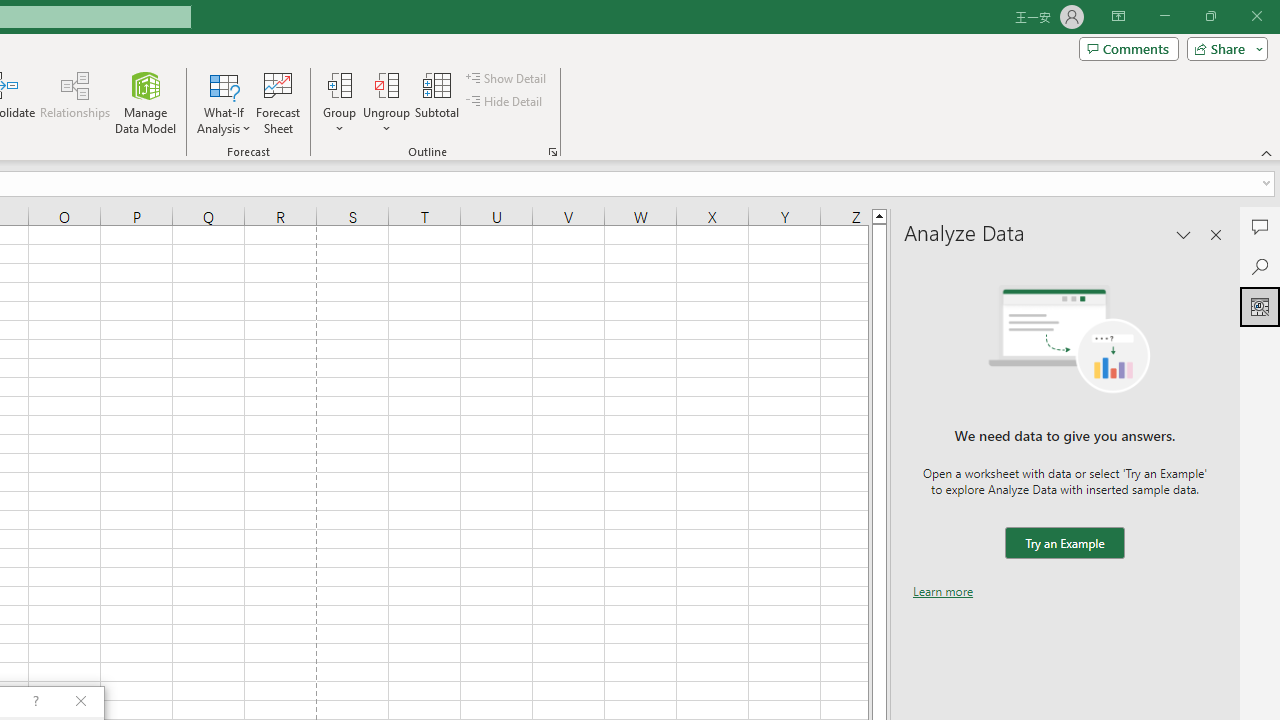 The height and width of the screenshot is (720, 1280). Describe the element at coordinates (339, 84) in the screenshot. I see `'Group...'` at that location.